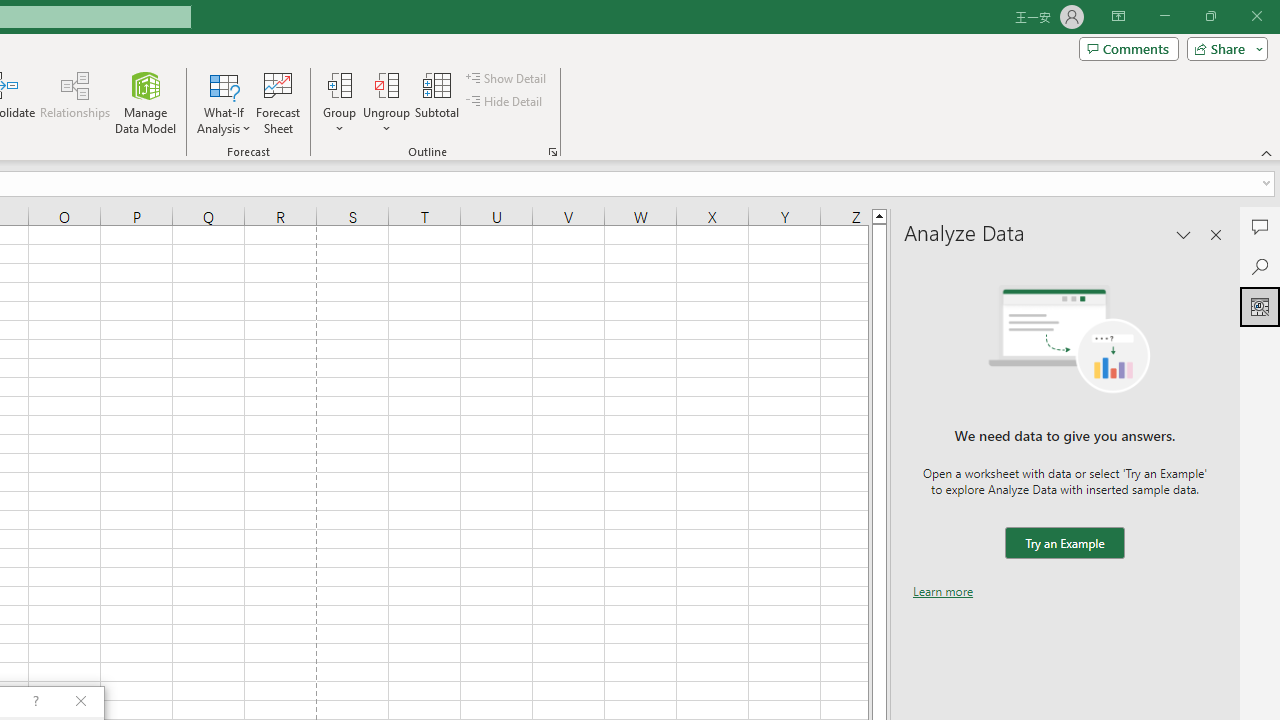 The height and width of the screenshot is (720, 1280). Describe the element at coordinates (339, 84) in the screenshot. I see `'Group...'` at that location.